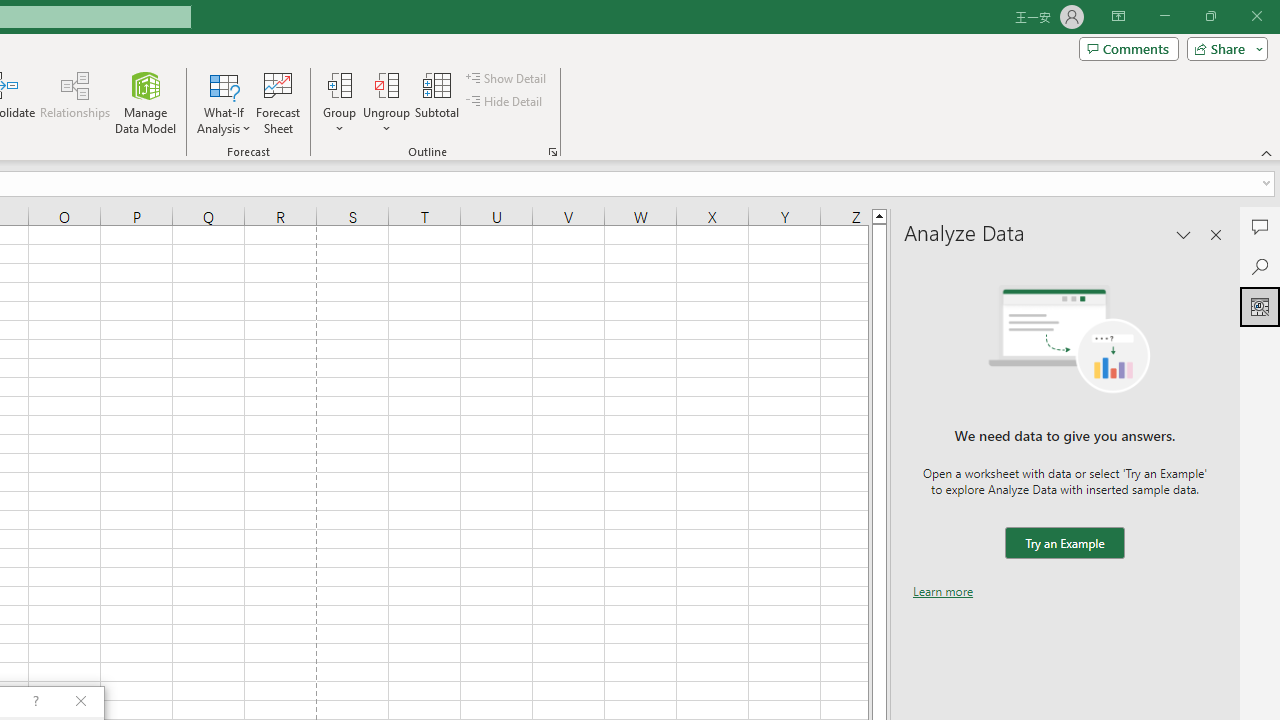 The height and width of the screenshot is (720, 1280). Describe the element at coordinates (339, 84) in the screenshot. I see `'Group...'` at that location.